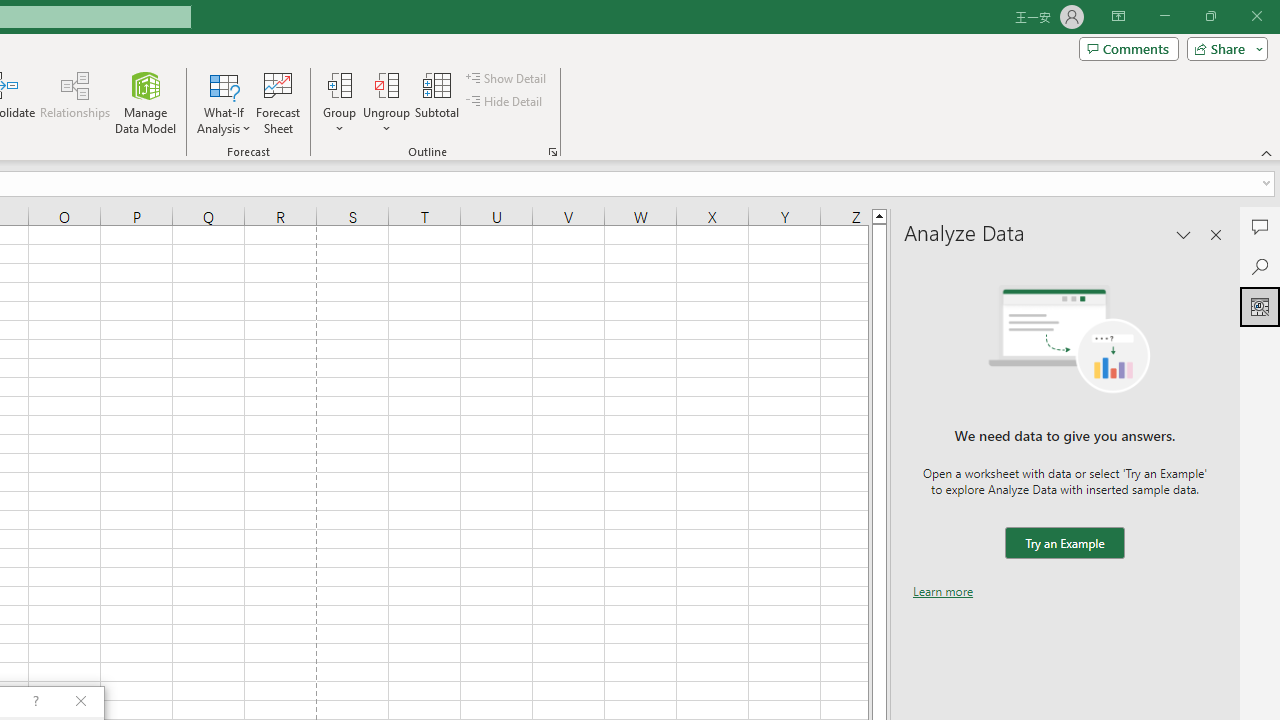 The height and width of the screenshot is (720, 1280). Describe the element at coordinates (339, 84) in the screenshot. I see `'Group...'` at that location.